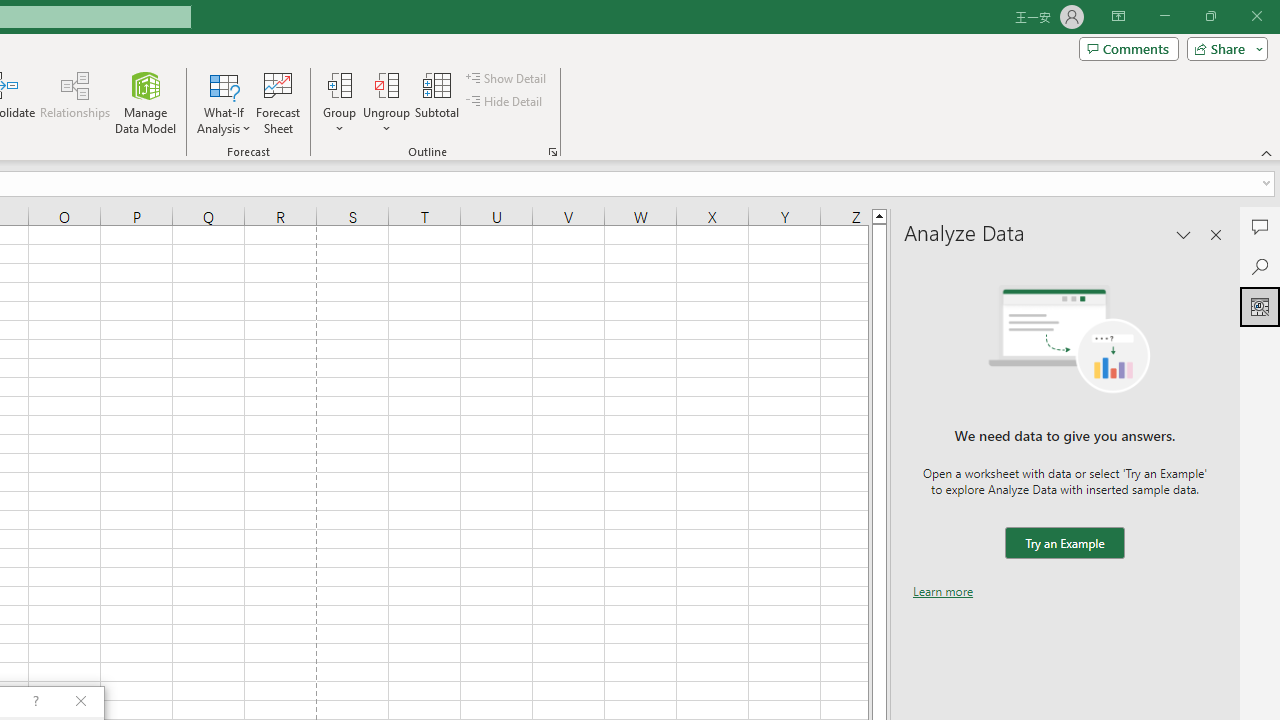 The height and width of the screenshot is (720, 1280). Describe the element at coordinates (339, 84) in the screenshot. I see `'Group...'` at that location.